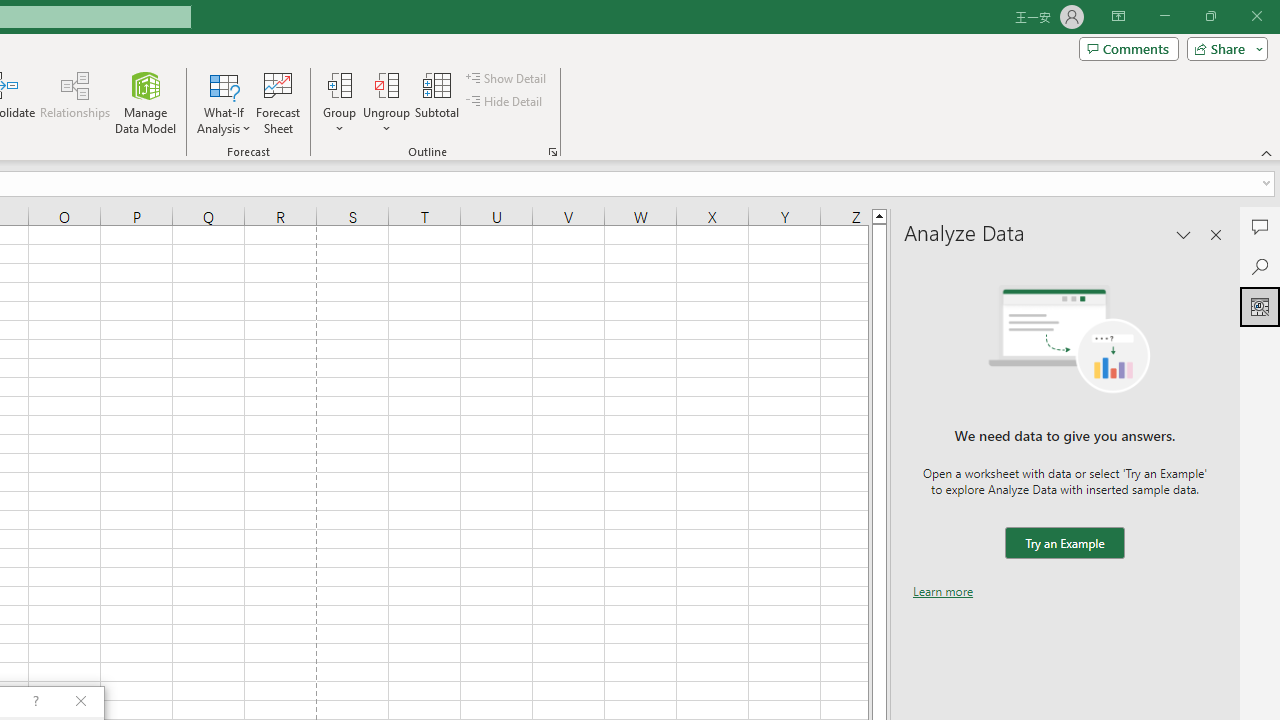 The height and width of the screenshot is (720, 1280). Describe the element at coordinates (339, 84) in the screenshot. I see `'Group...'` at that location.